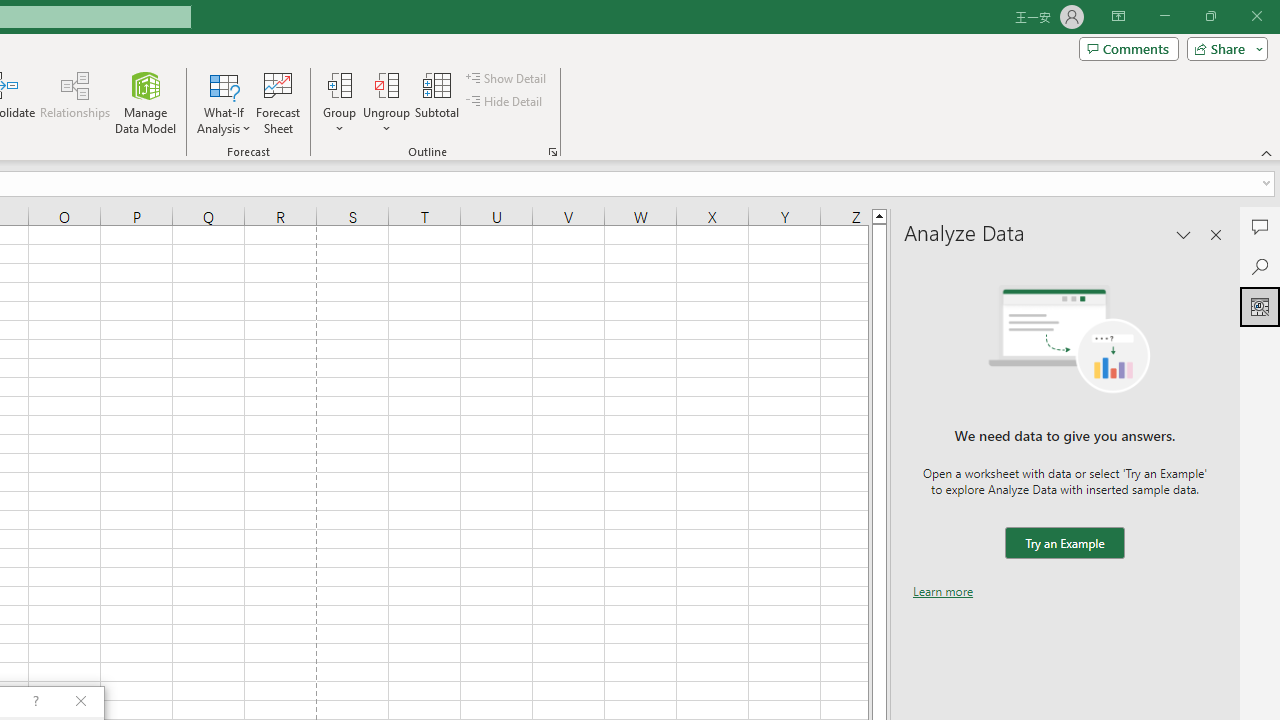 The height and width of the screenshot is (720, 1280). Describe the element at coordinates (339, 84) in the screenshot. I see `'Group...'` at that location.